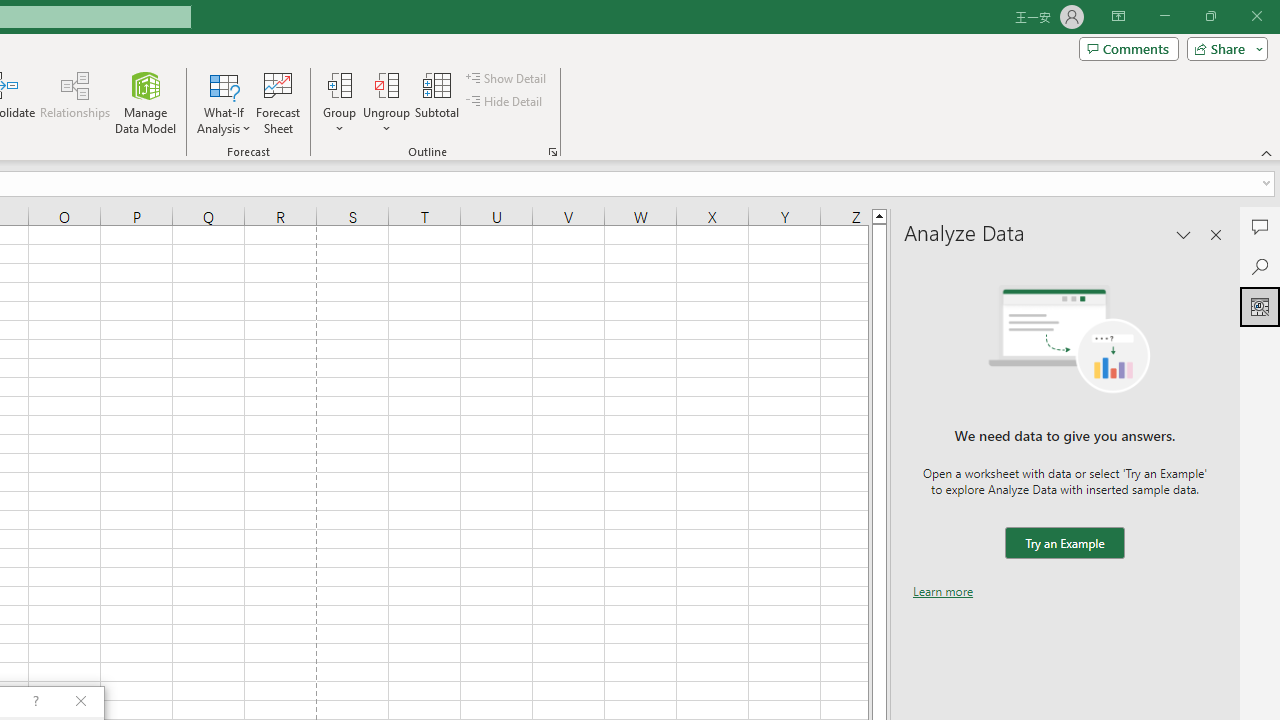 The height and width of the screenshot is (720, 1280). Describe the element at coordinates (339, 84) in the screenshot. I see `'Group...'` at that location.